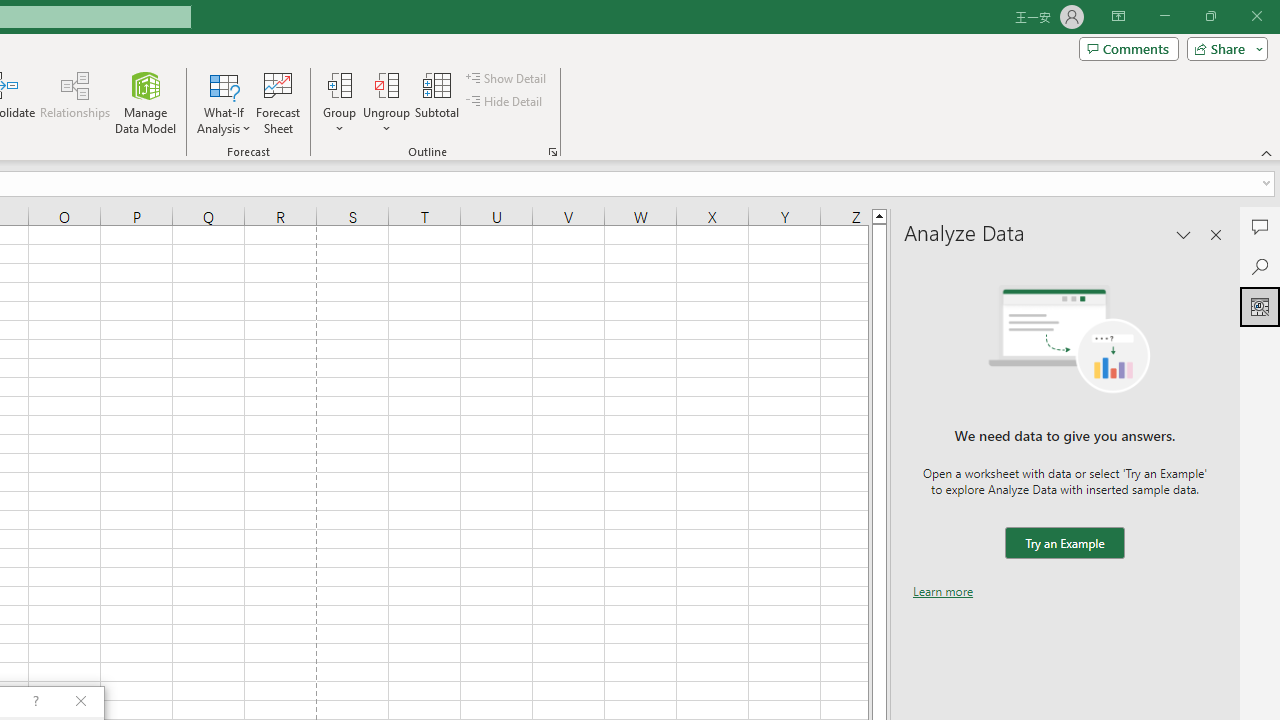 The height and width of the screenshot is (720, 1280). Describe the element at coordinates (339, 84) in the screenshot. I see `'Group...'` at that location.